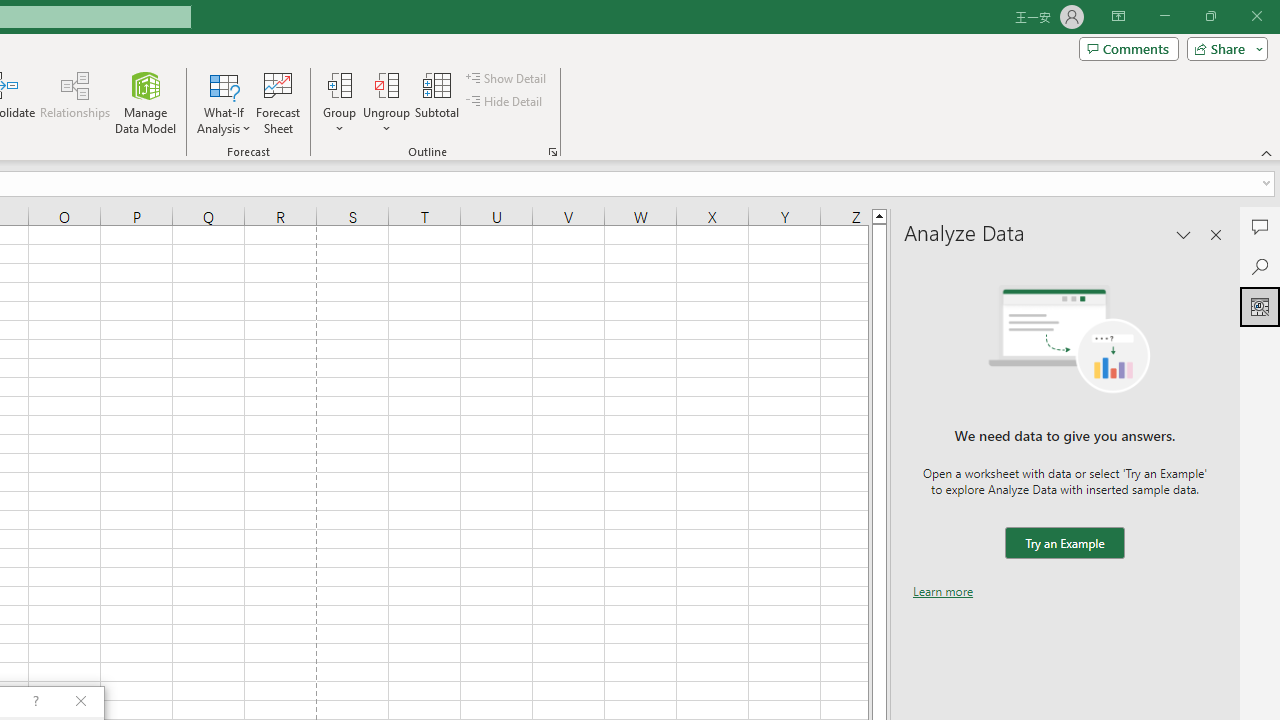 The height and width of the screenshot is (720, 1280). Describe the element at coordinates (339, 84) in the screenshot. I see `'Group...'` at that location.